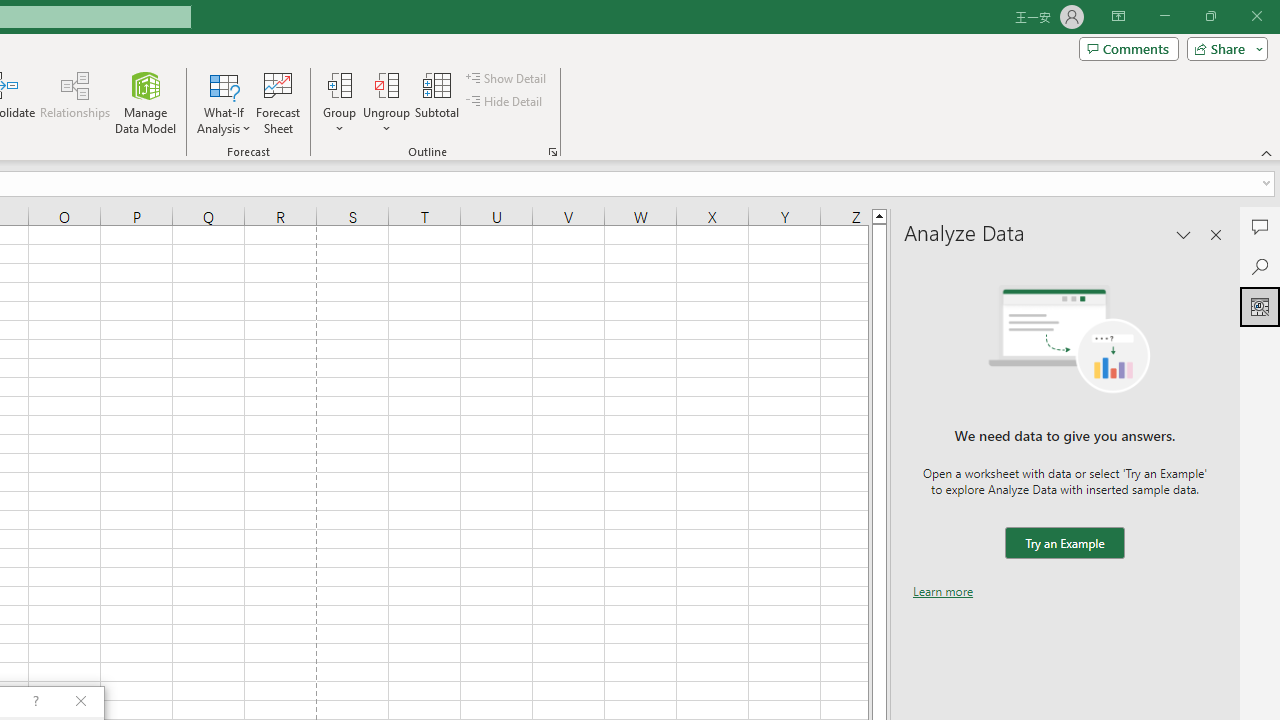 The height and width of the screenshot is (720, 1280). Describe the element at coordinates (339, 84) in the screenshot. I see `'Group...'` at that location.